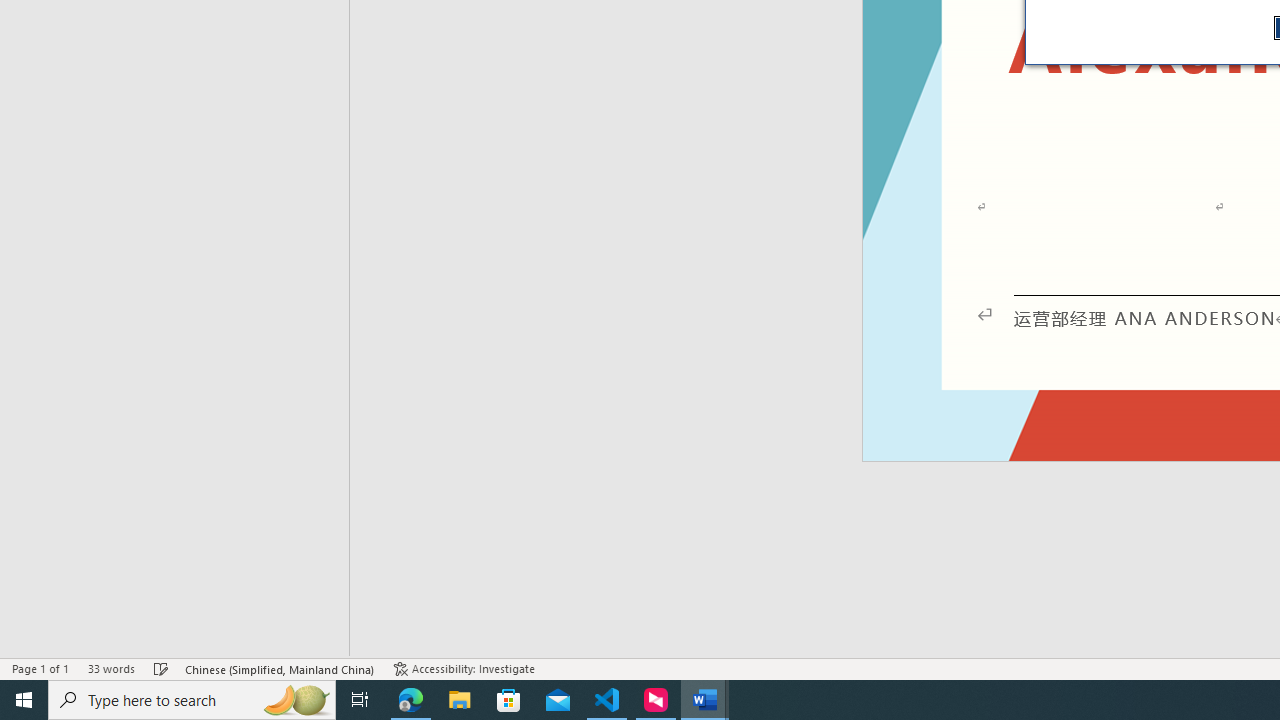  What do you see at coordinates (705, 698) in the screenshot?
I see `'Word - 2 running windows'` at bounding box center [705, 698].